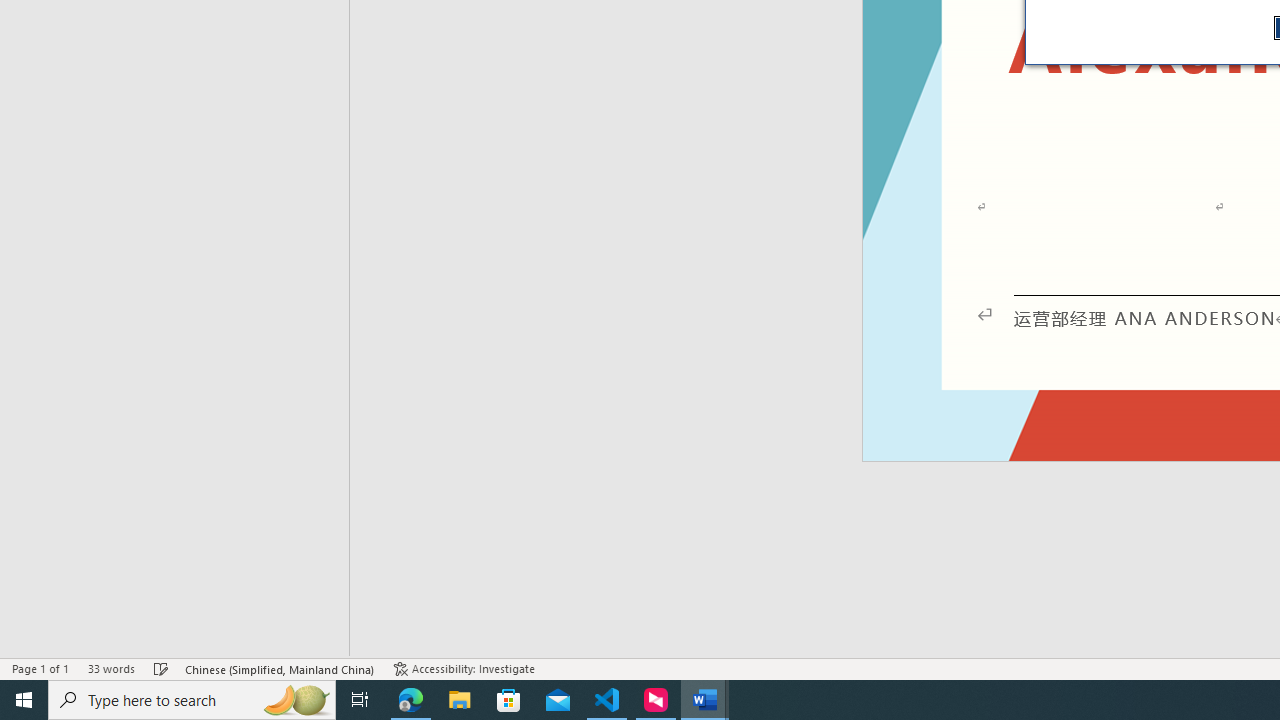  What do you see at coordinates (705, 698) in the screenshot?
I see `'Word - 2 running windows'` at bounding box center [705, 698].